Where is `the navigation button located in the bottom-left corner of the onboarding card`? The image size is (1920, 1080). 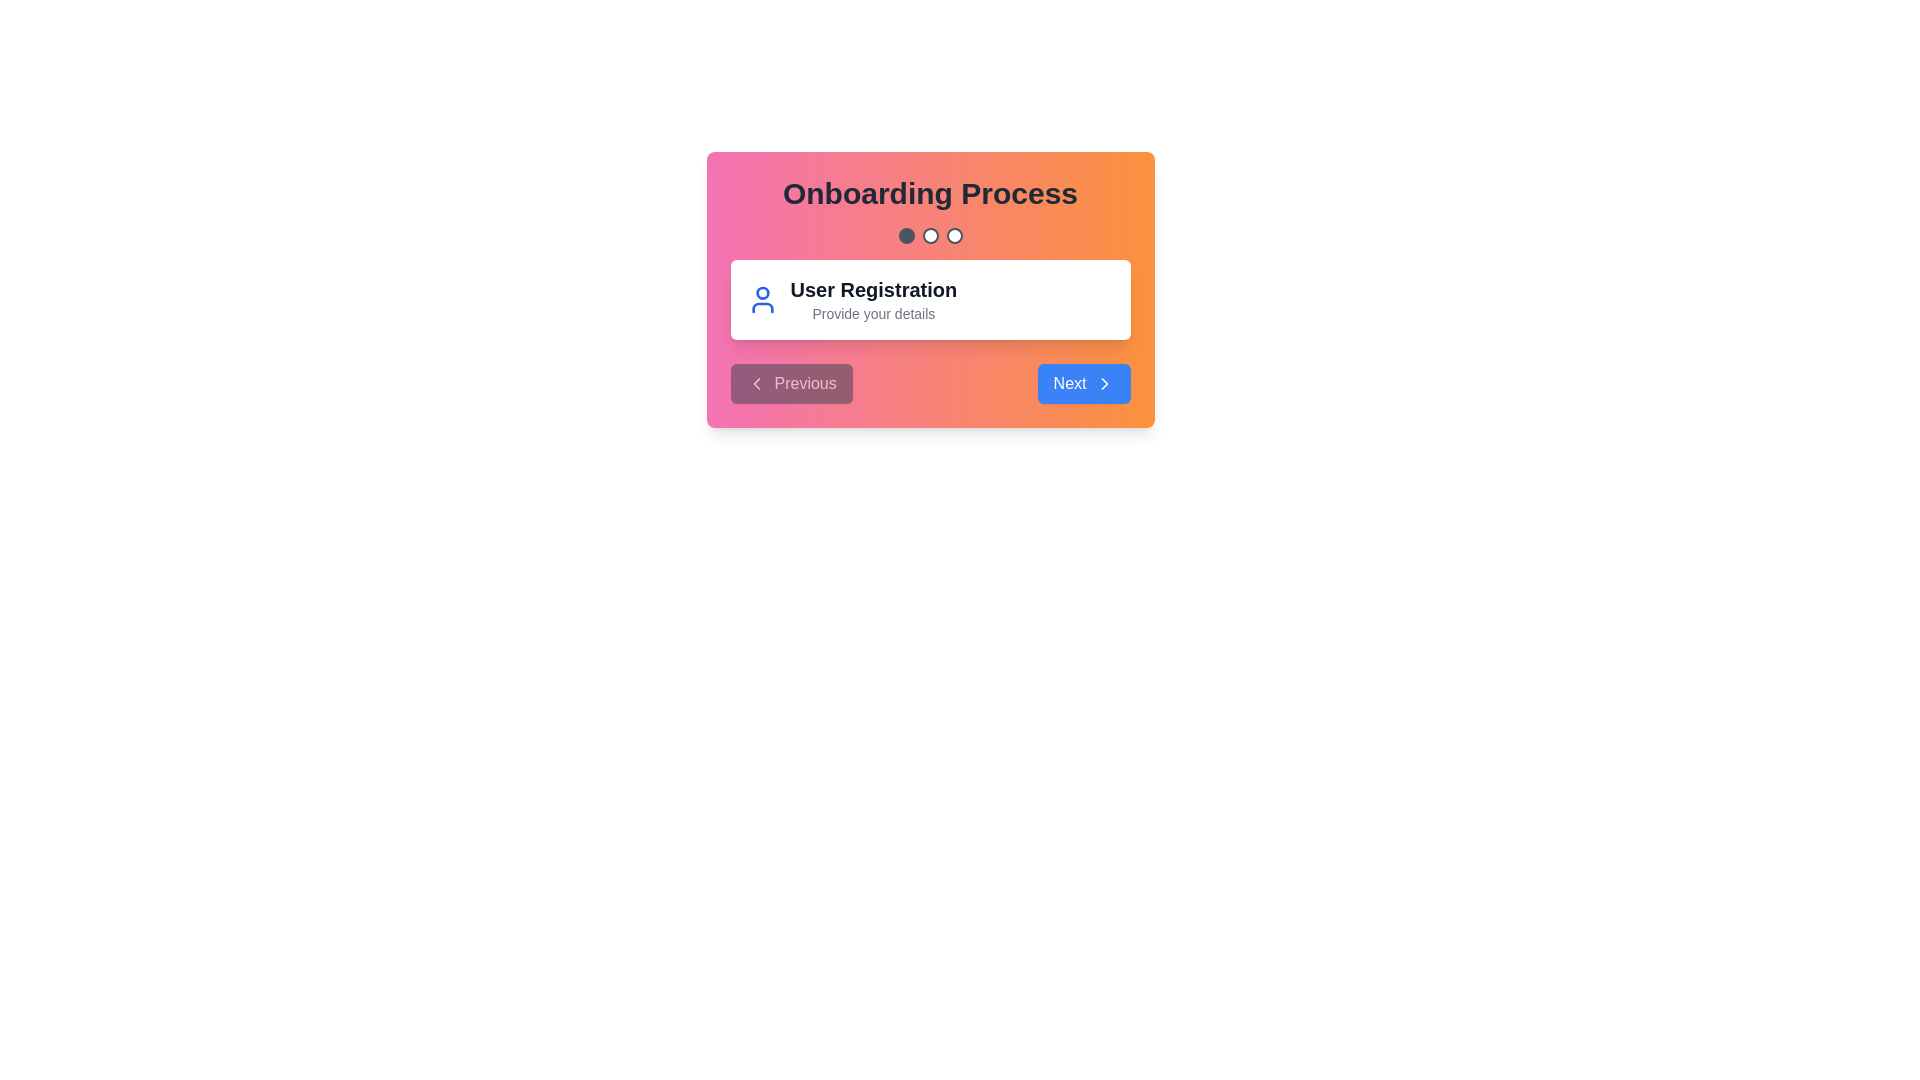 the navigation button located in the bottom-left corner of the onboarding card is located at coordinates (790, 384).